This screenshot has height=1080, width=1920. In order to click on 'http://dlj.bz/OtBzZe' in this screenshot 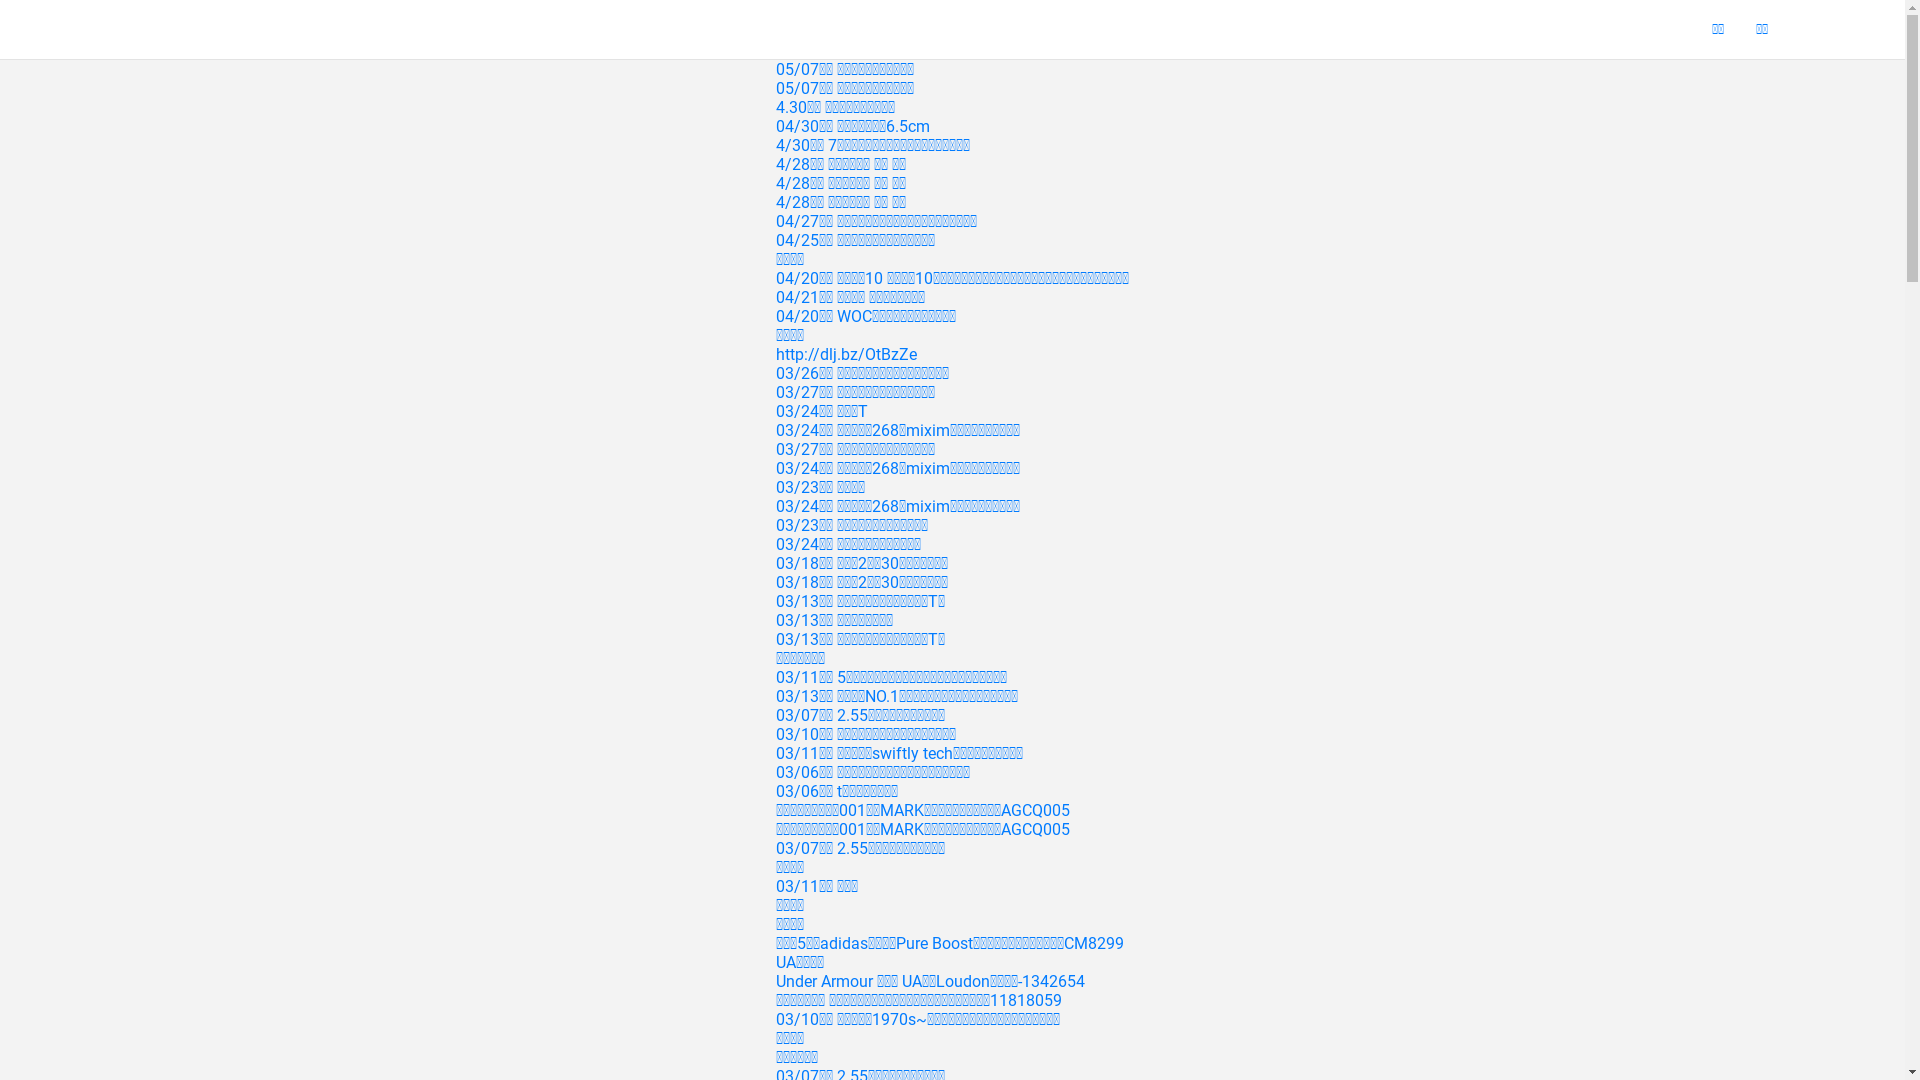, I will do `click(846, 353)`.